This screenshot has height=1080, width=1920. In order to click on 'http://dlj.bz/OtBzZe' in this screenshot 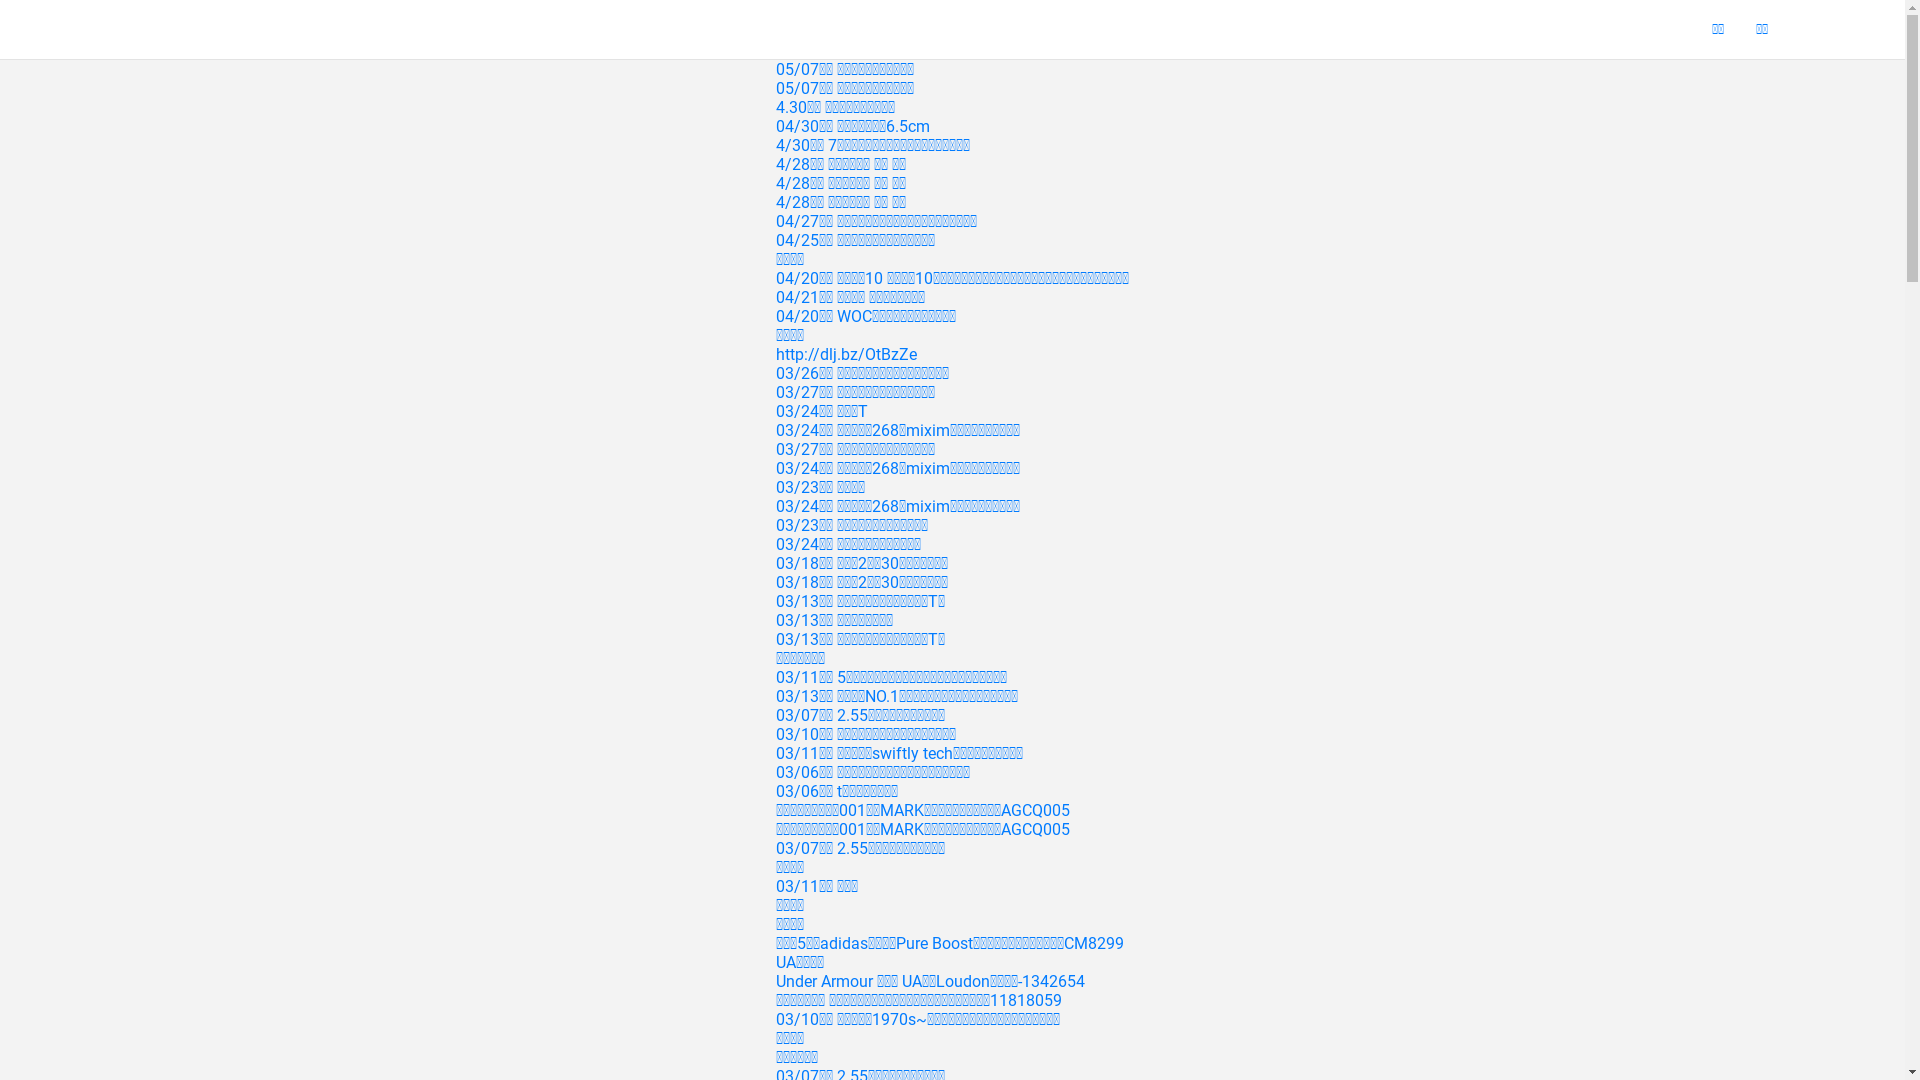, I will do `click(846, 353)`.